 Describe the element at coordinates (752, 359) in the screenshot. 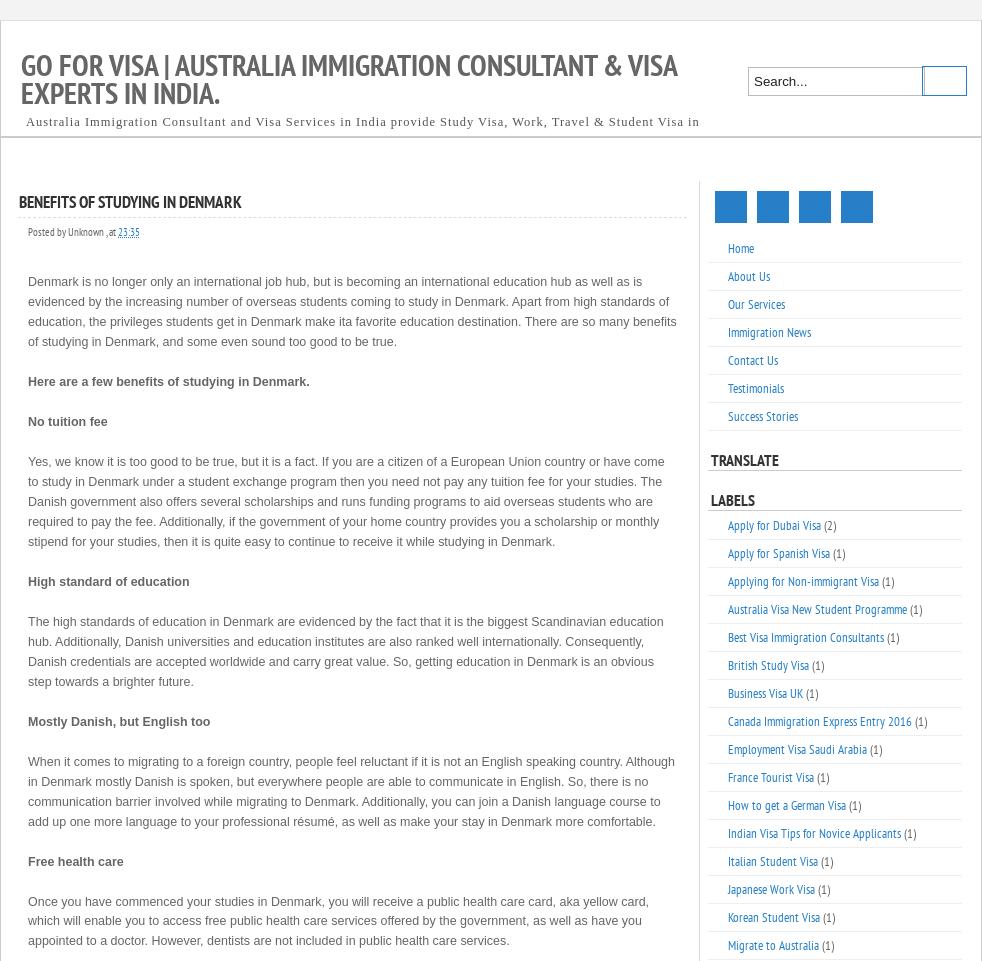

I see `'Contact Us'` at that location.